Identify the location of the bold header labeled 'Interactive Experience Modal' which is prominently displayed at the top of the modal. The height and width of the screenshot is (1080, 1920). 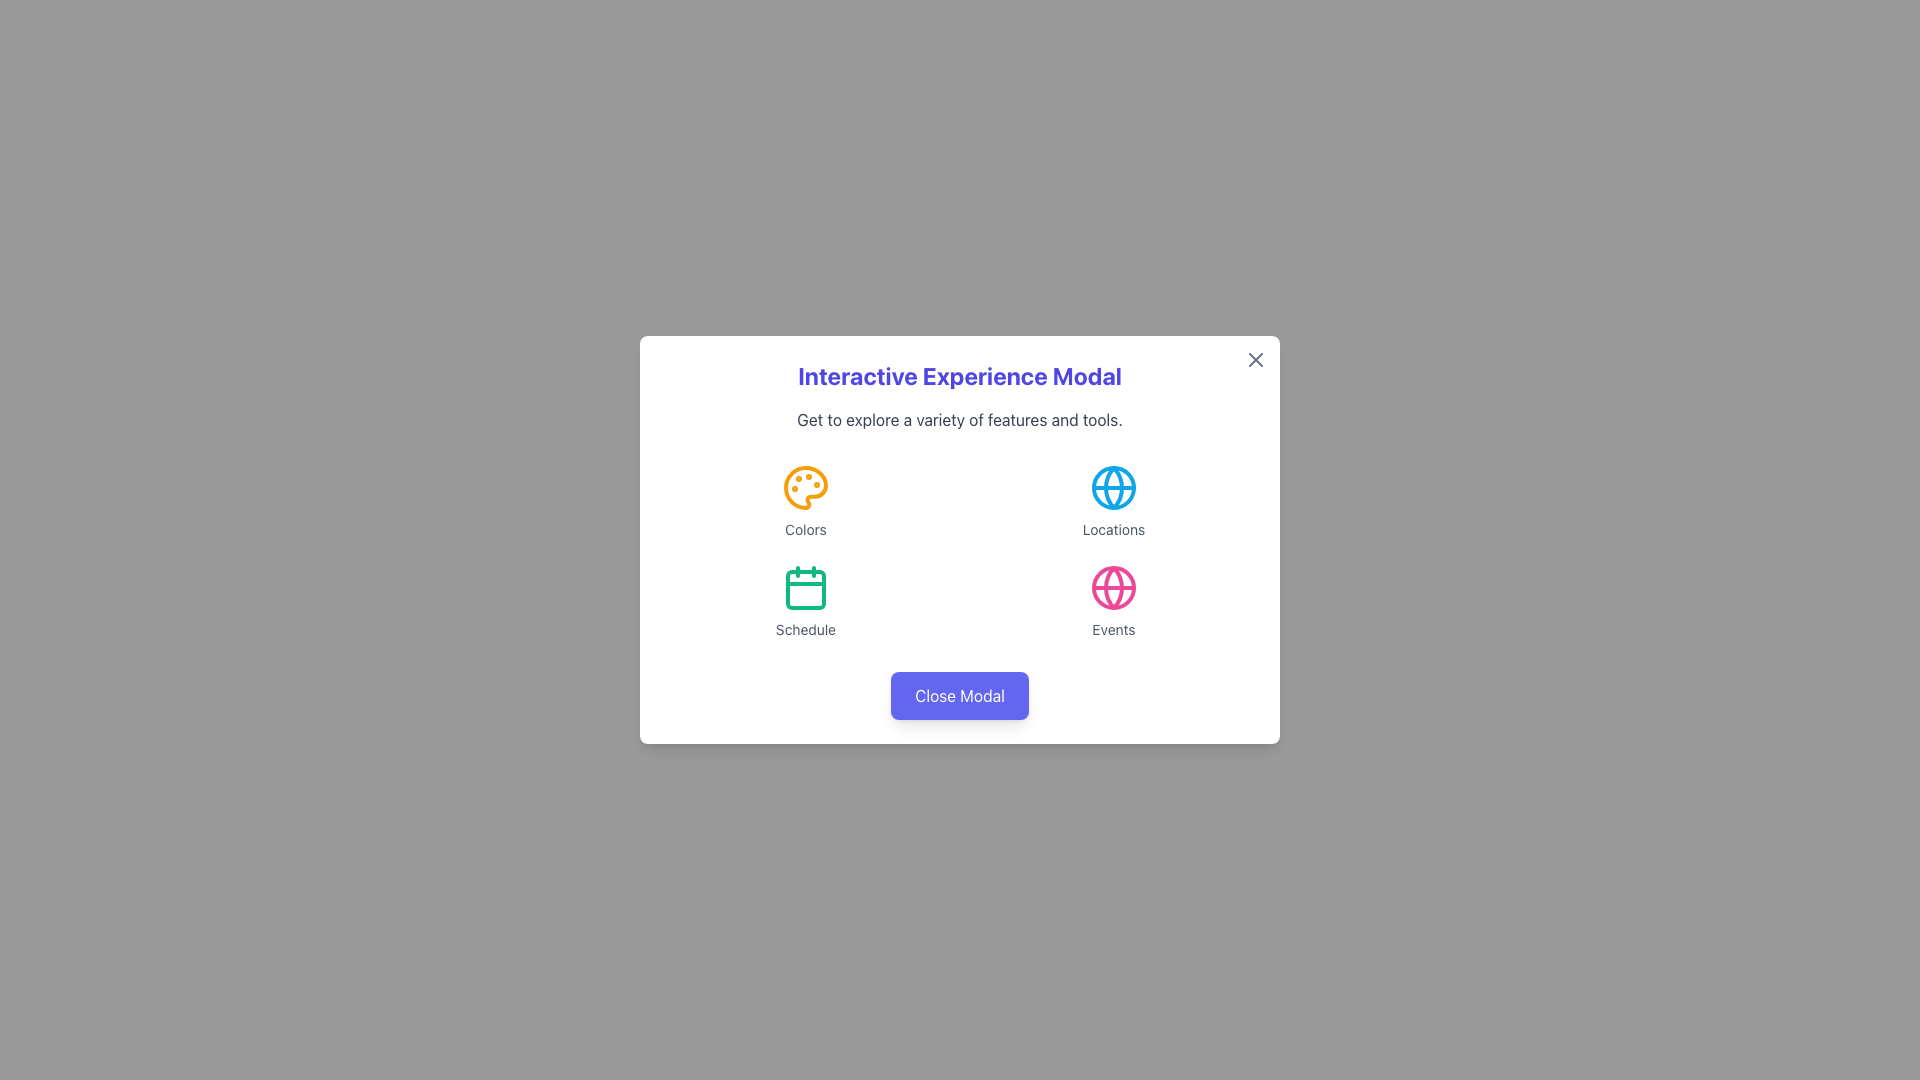
(960, 375).